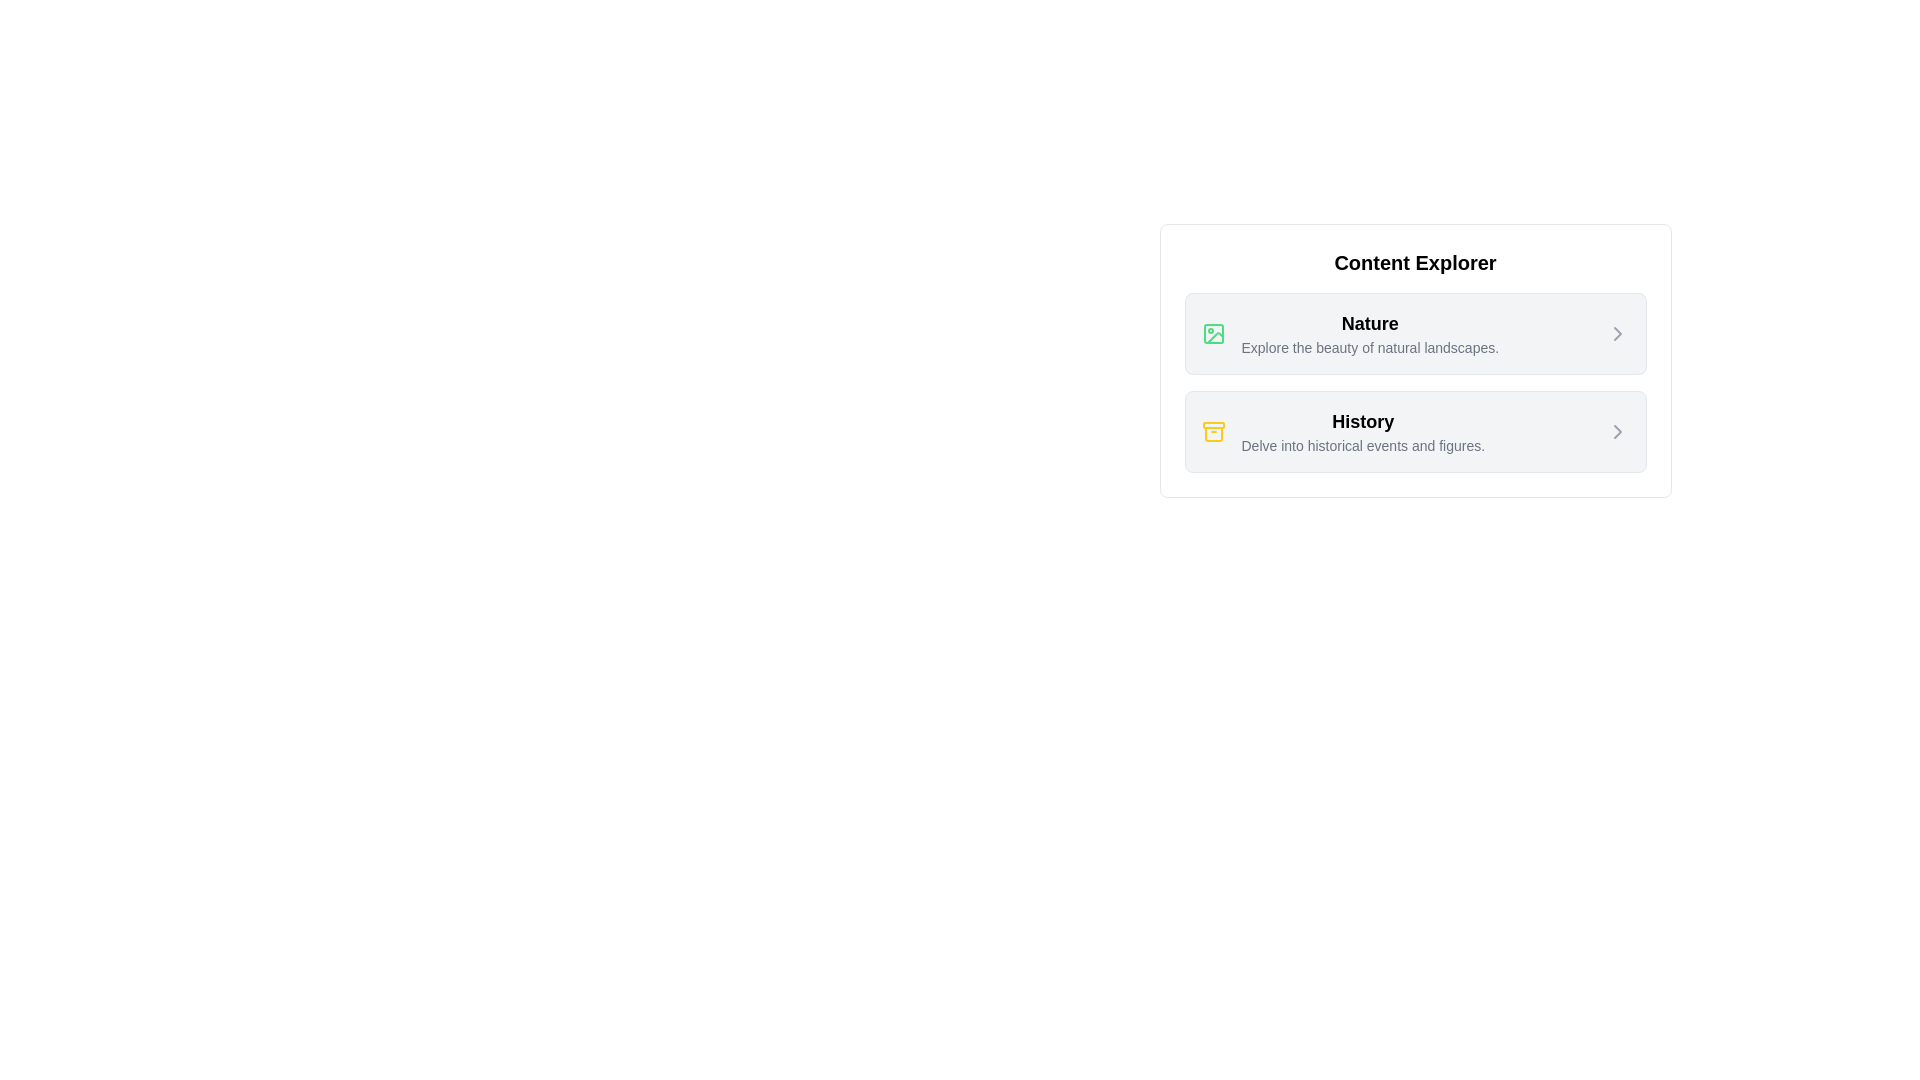 This screenshot has height=1080, width=1920. I want to click on the chevron-shaped icon representing a right-pointing arrow located in the 'History' section of the interface, so click(1617, 431).